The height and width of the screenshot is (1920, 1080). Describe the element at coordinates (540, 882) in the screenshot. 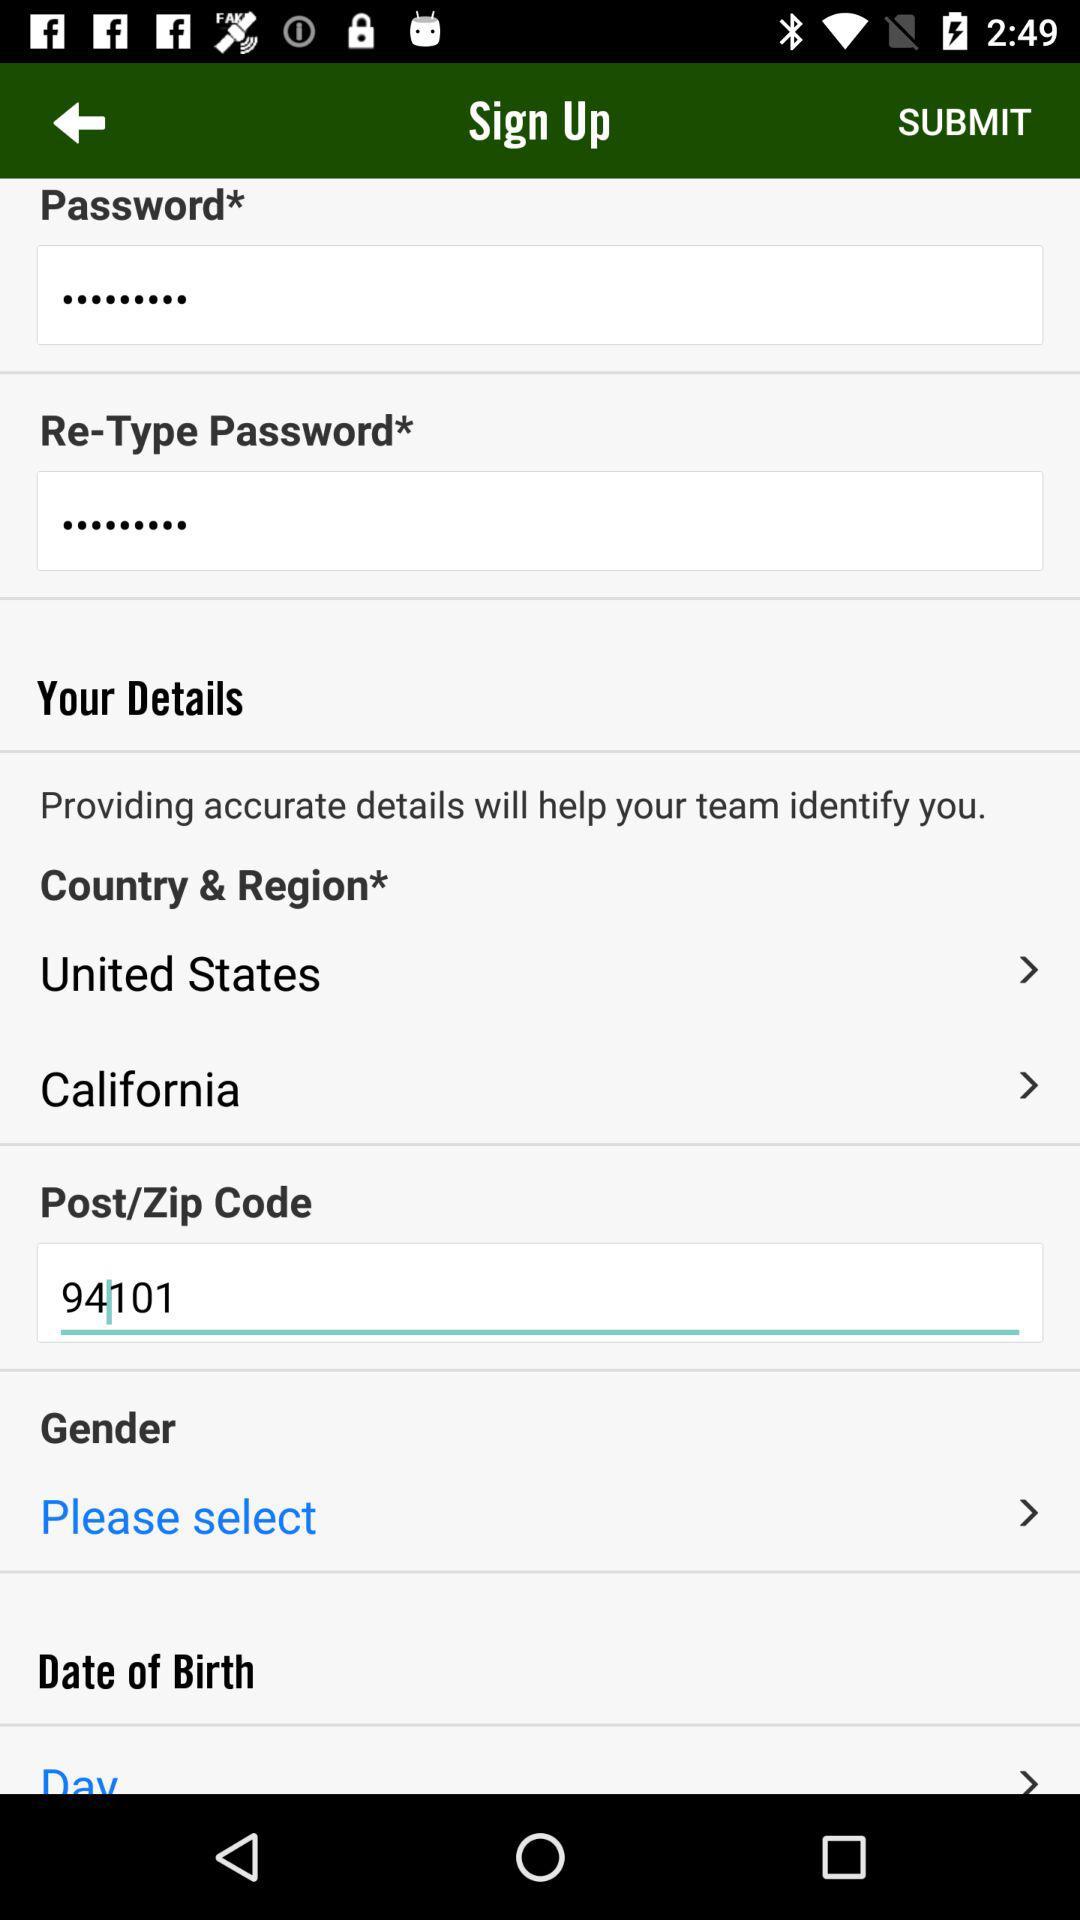

I see `country & region* item` at that location.